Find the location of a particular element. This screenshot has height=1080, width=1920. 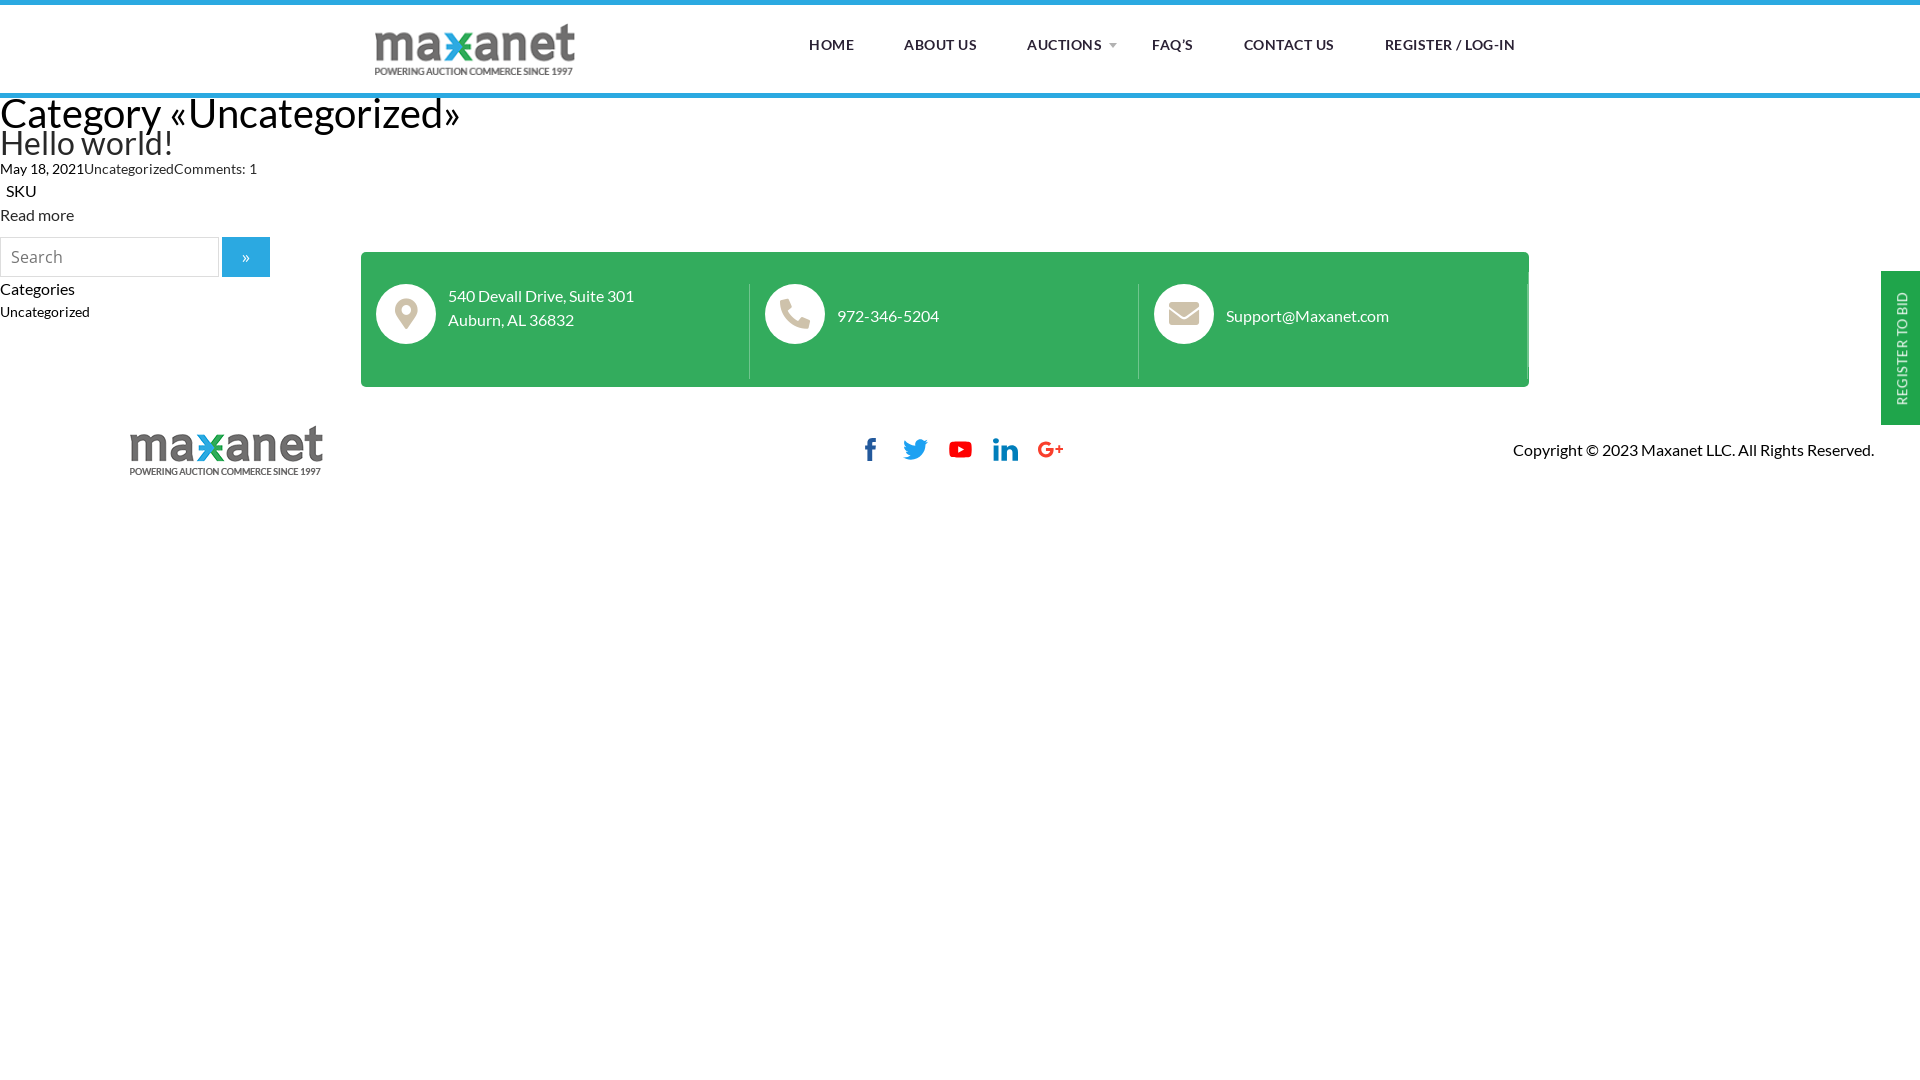

'Read more' is located at coordinates (0, 214).